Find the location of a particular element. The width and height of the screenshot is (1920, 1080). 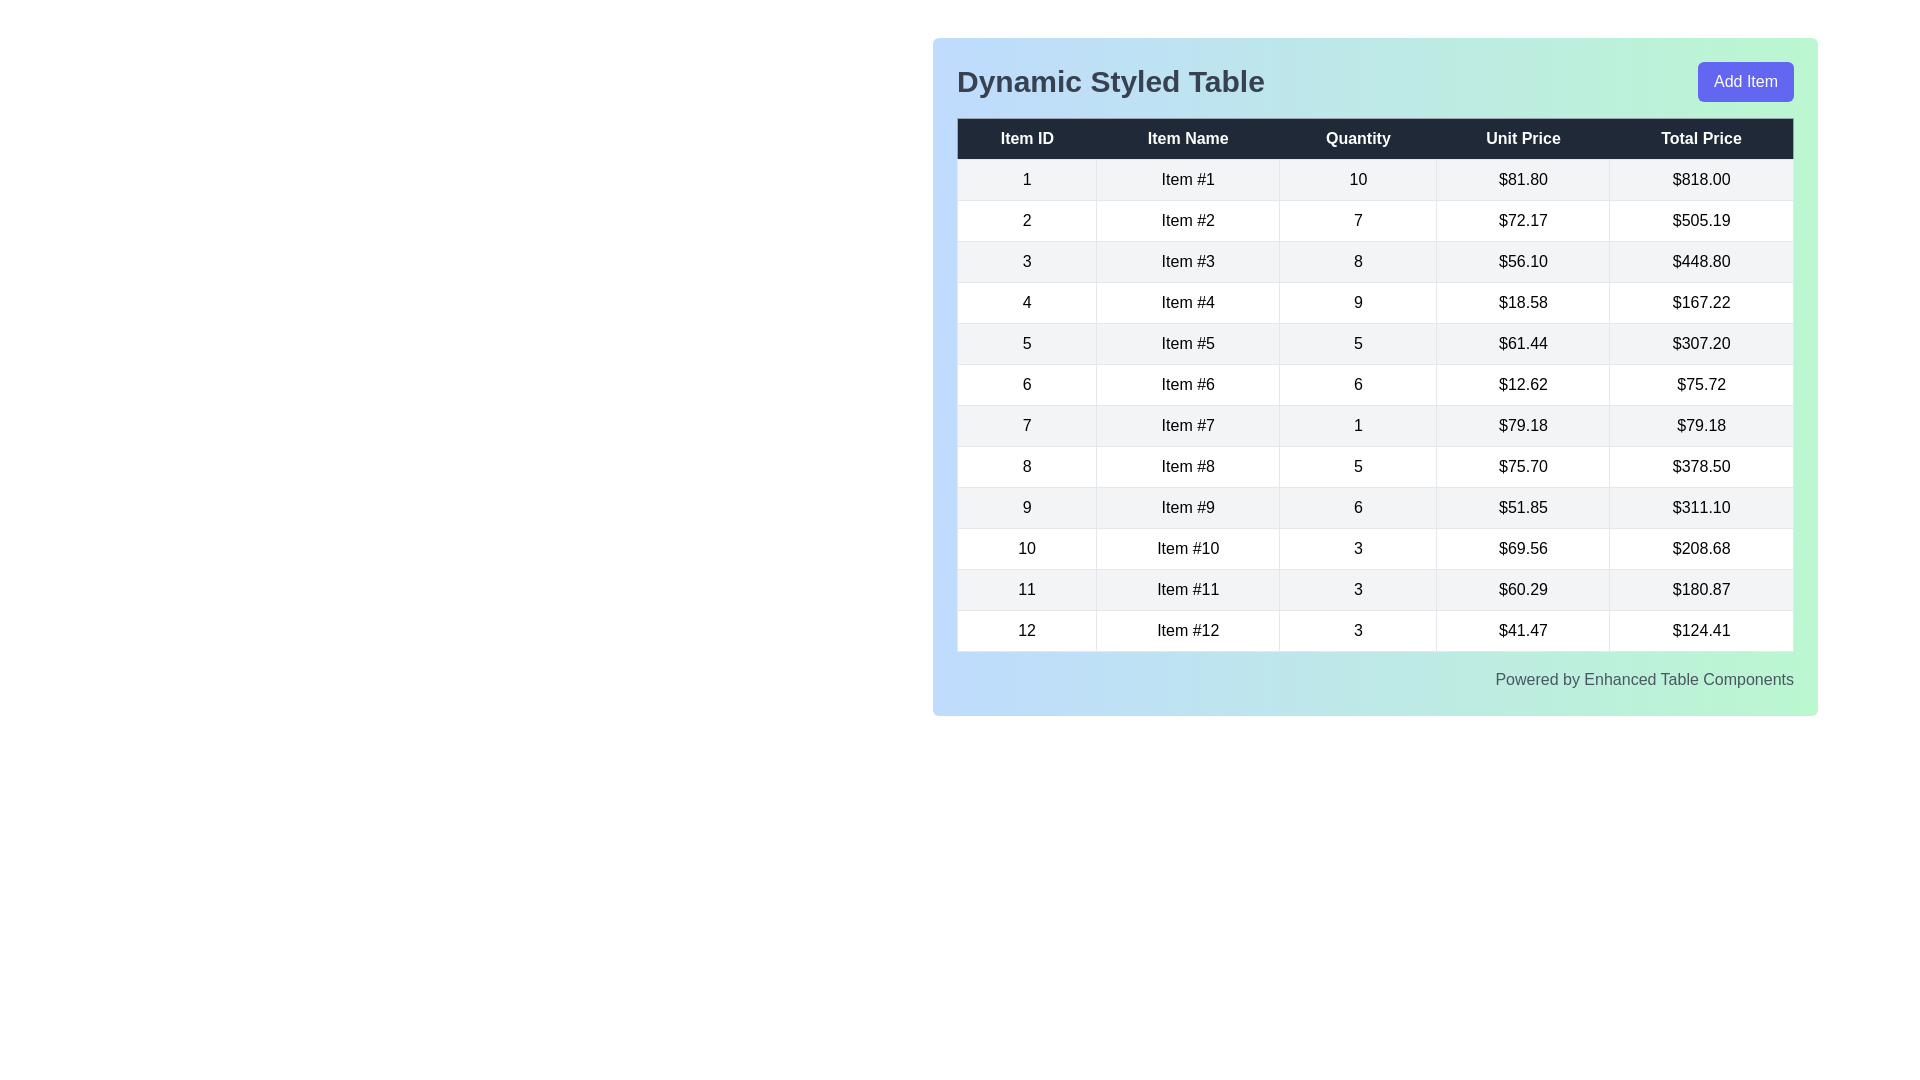

'Add Item' button to add a new row to the table is located at coordinates (1745, 80).